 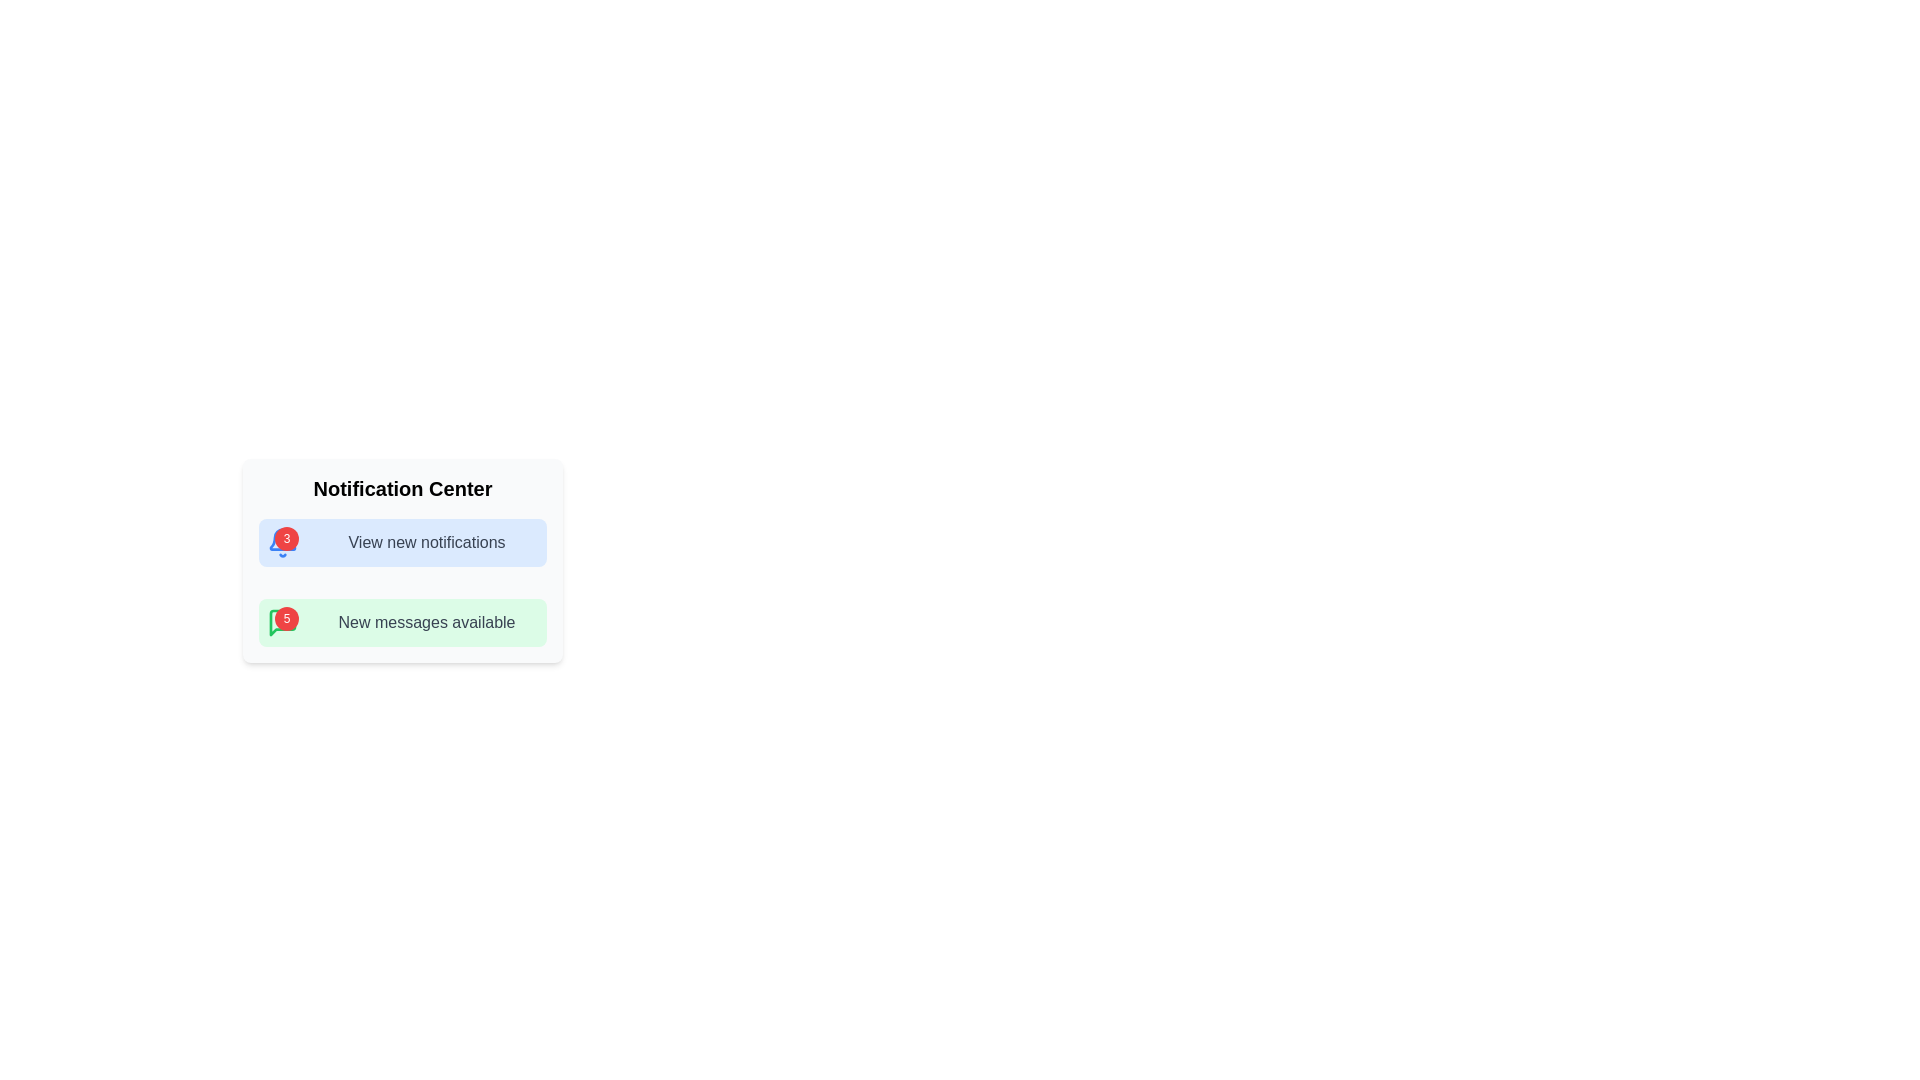 I want to click on text inside the badge indicating that there are 5 new messages, located at the top-right corner of the green messaging icon, so click(x=282, y=622).